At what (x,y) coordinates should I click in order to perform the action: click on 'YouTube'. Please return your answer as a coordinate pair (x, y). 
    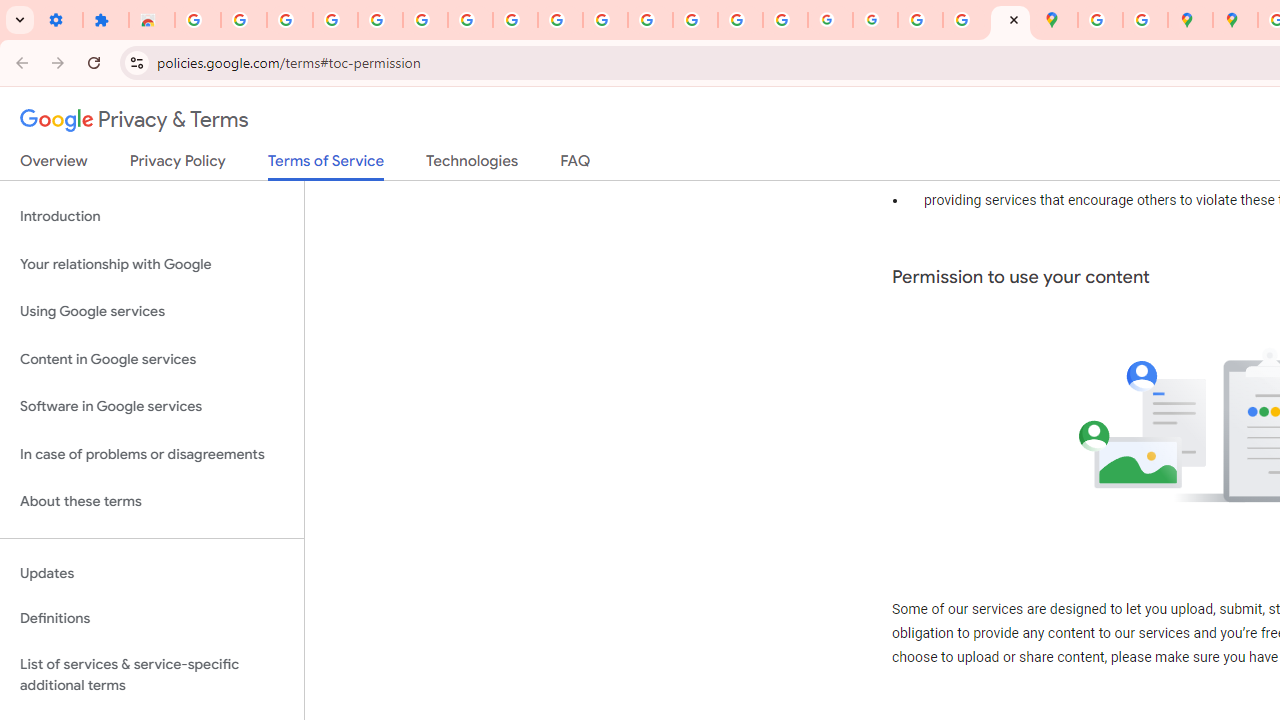
    Looking at the image, I should click on (560, 20).